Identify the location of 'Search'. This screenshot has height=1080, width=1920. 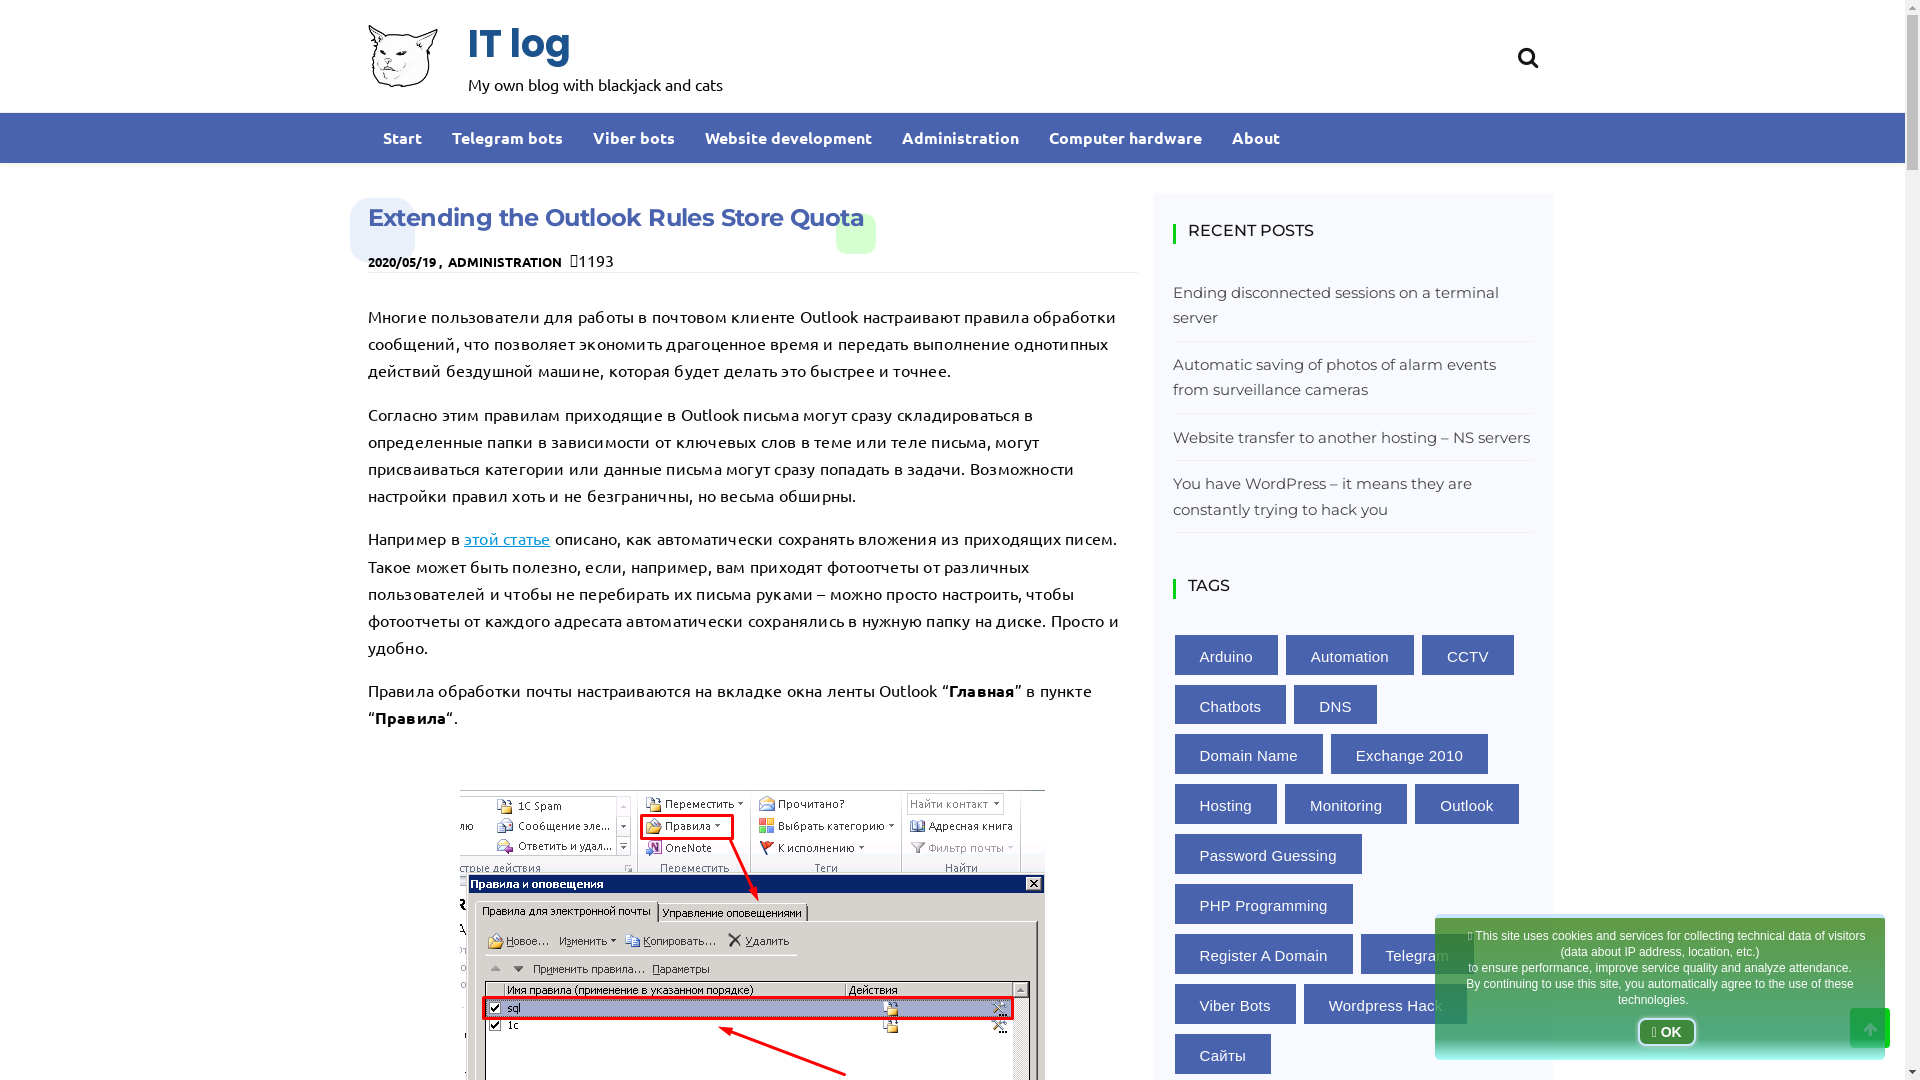
(1526, 53).